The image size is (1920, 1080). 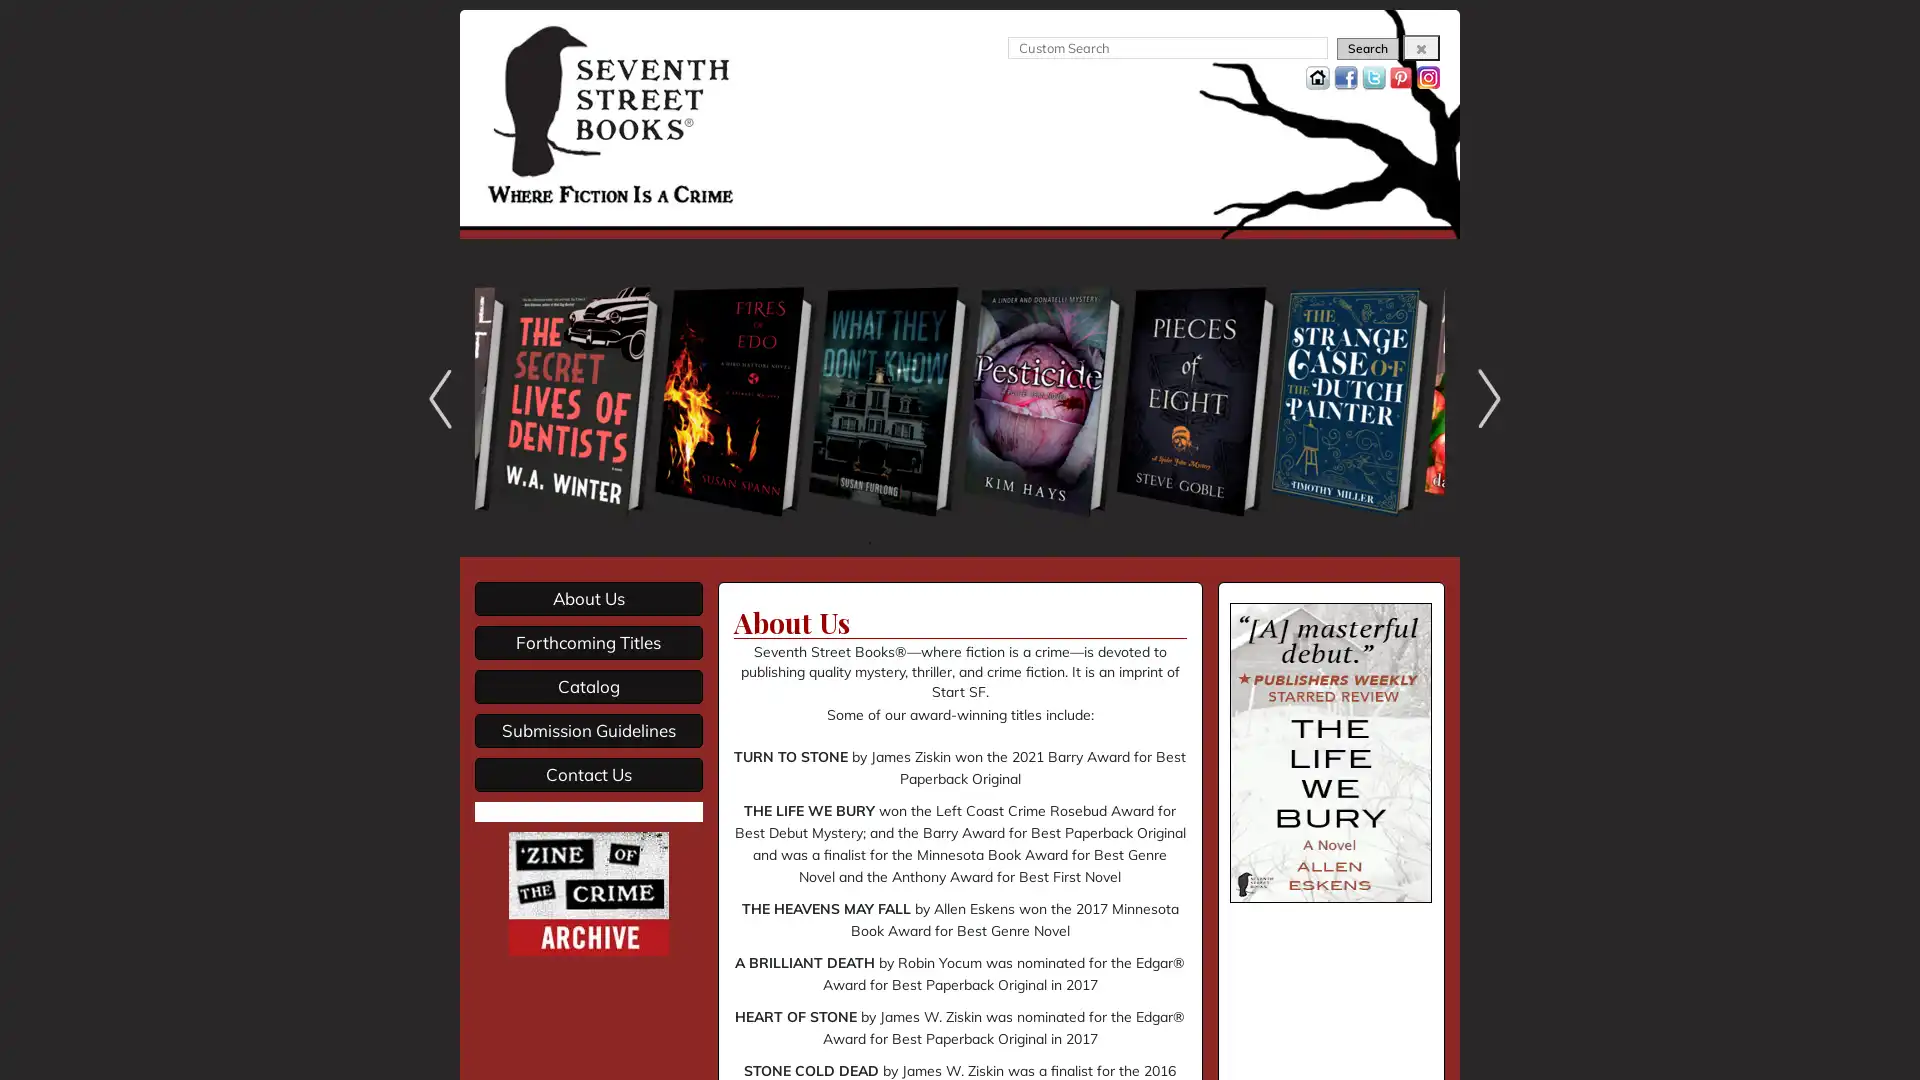 What do you see at coordinates (1484, 398) in the screenshot?
I see `Next` at bounding box center [1484, 398].